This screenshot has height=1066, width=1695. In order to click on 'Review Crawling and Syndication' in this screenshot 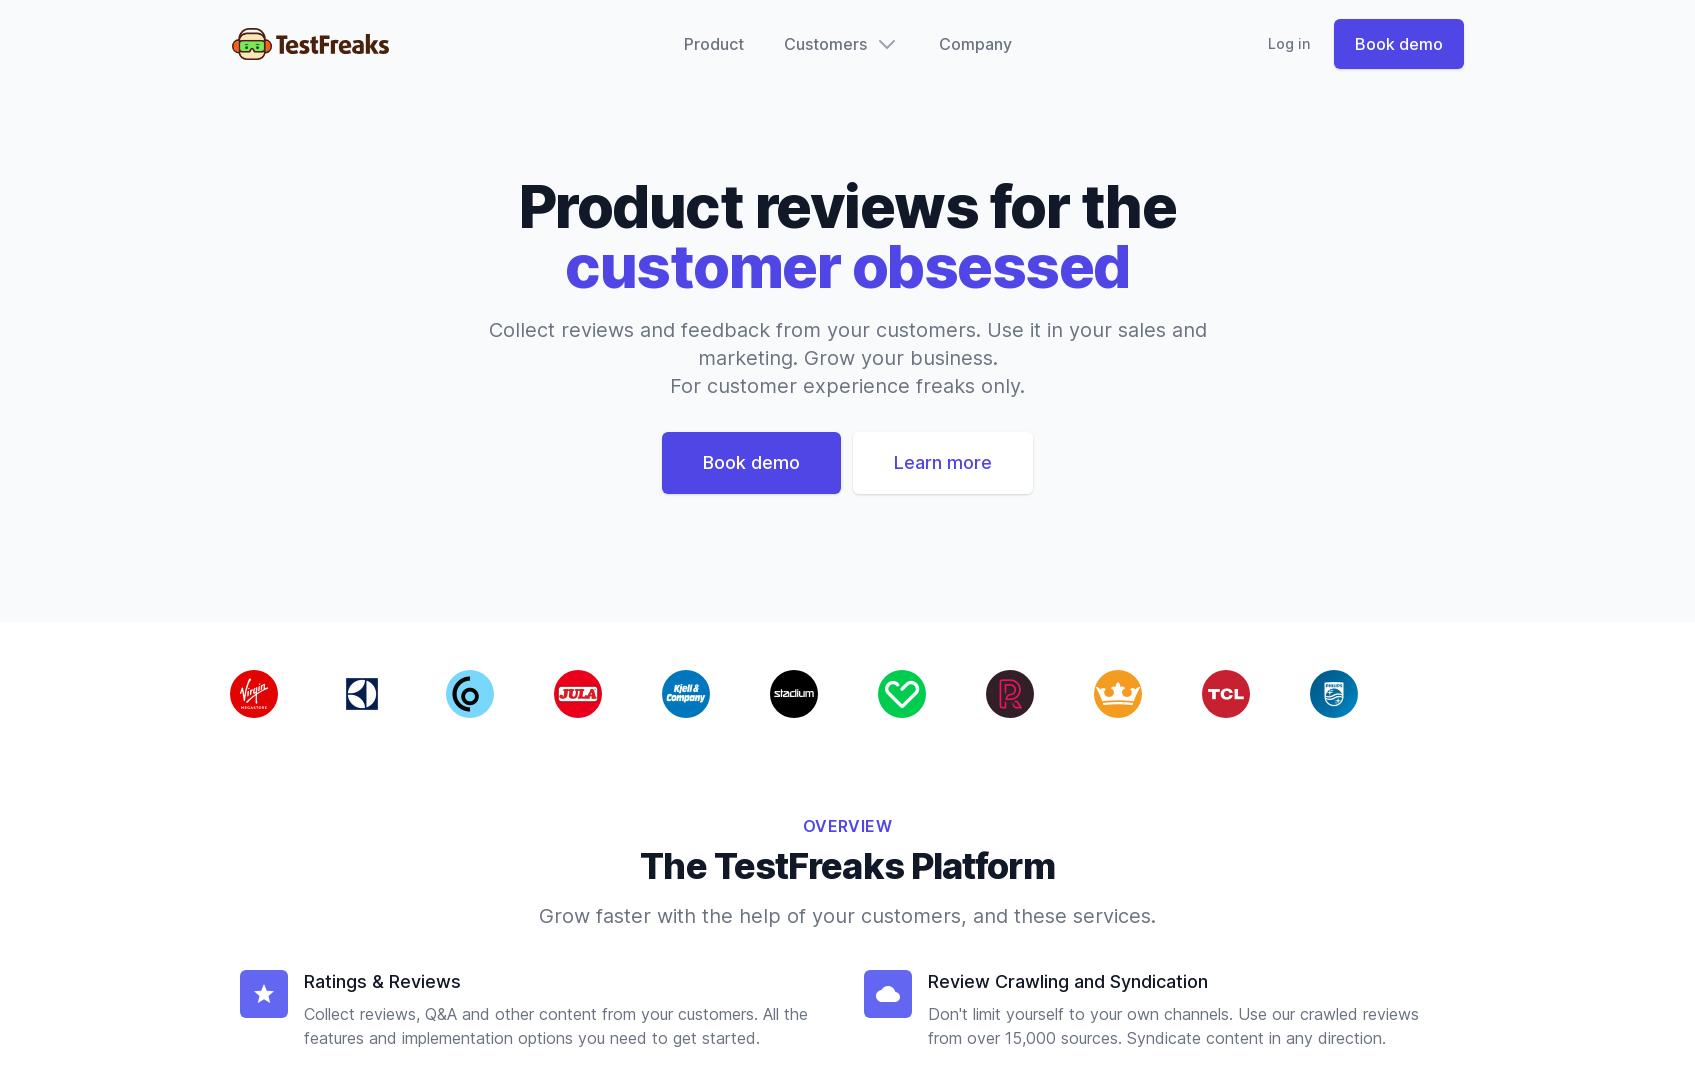, I will do `click(1067, 981)`.